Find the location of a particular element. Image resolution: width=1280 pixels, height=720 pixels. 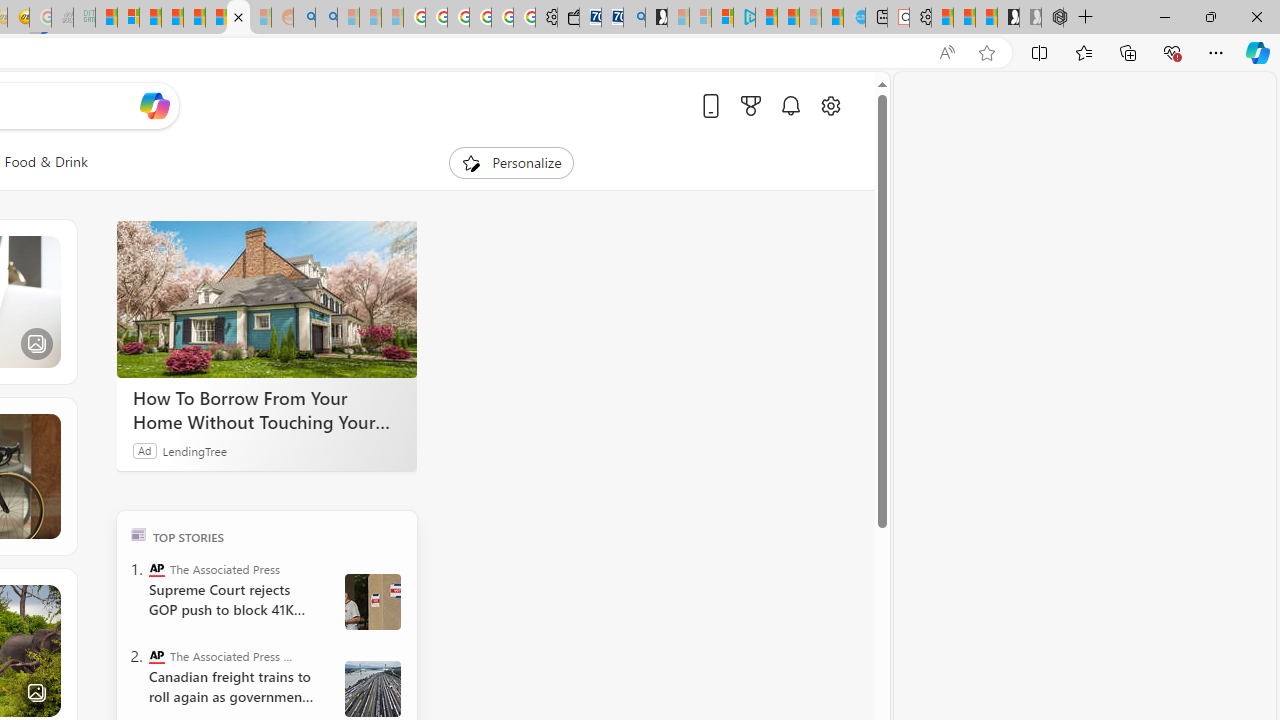

'Notifications' is located at coordinates (790, 105).